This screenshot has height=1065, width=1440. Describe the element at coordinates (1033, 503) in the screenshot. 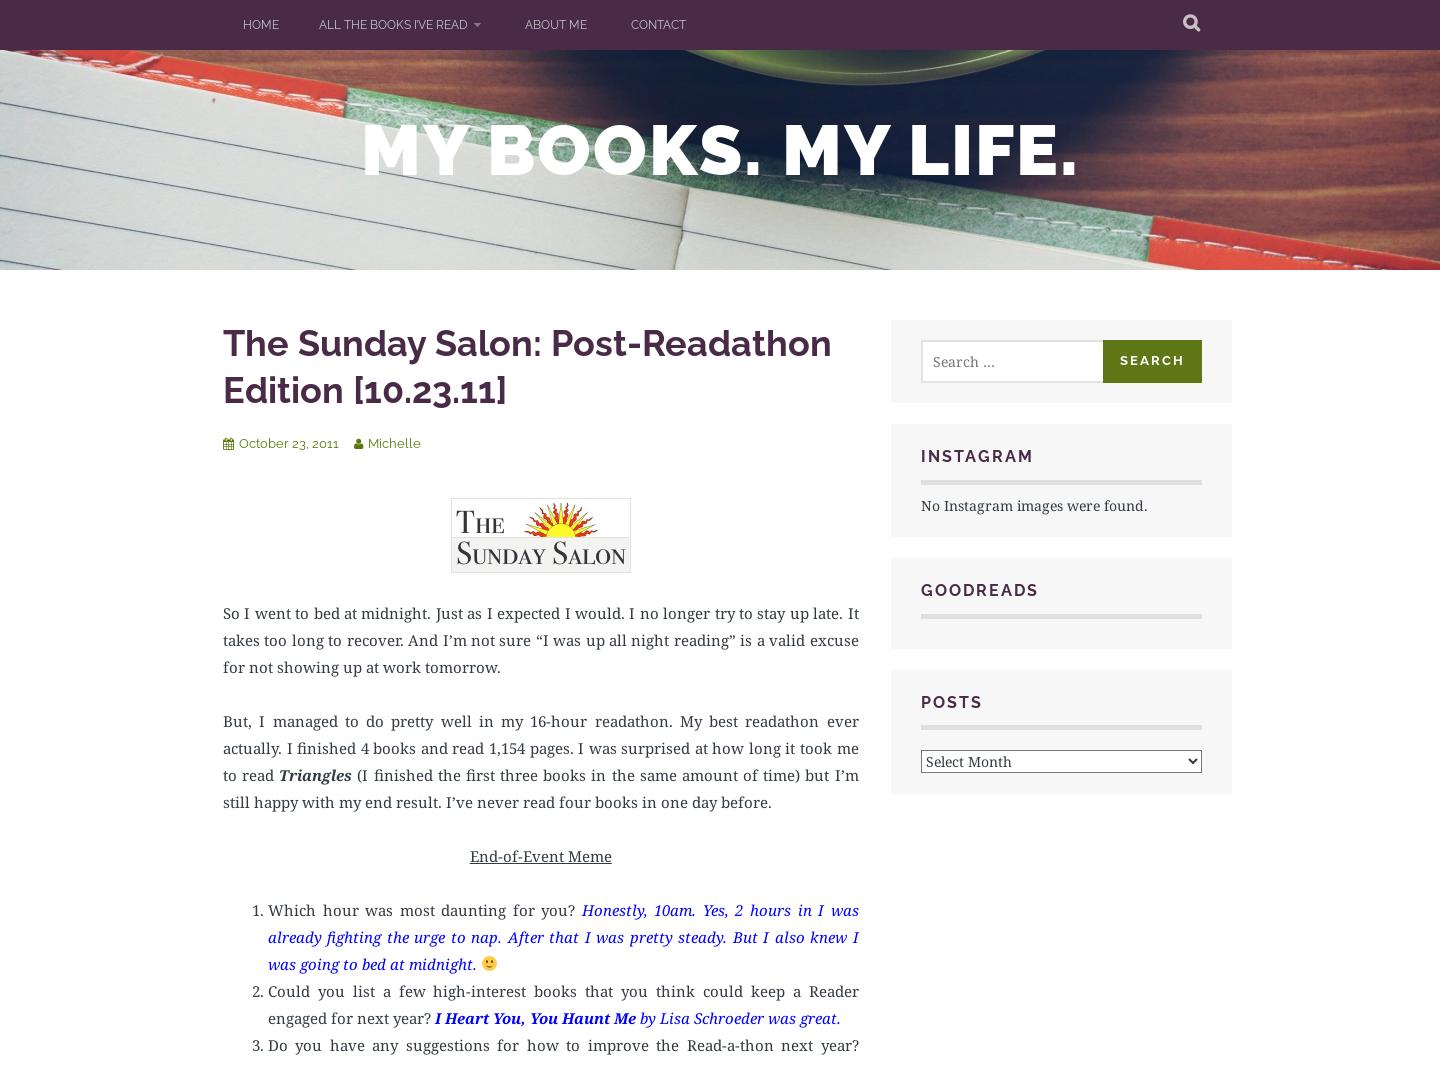

I see `'No Instagram images were found.'` at that location.